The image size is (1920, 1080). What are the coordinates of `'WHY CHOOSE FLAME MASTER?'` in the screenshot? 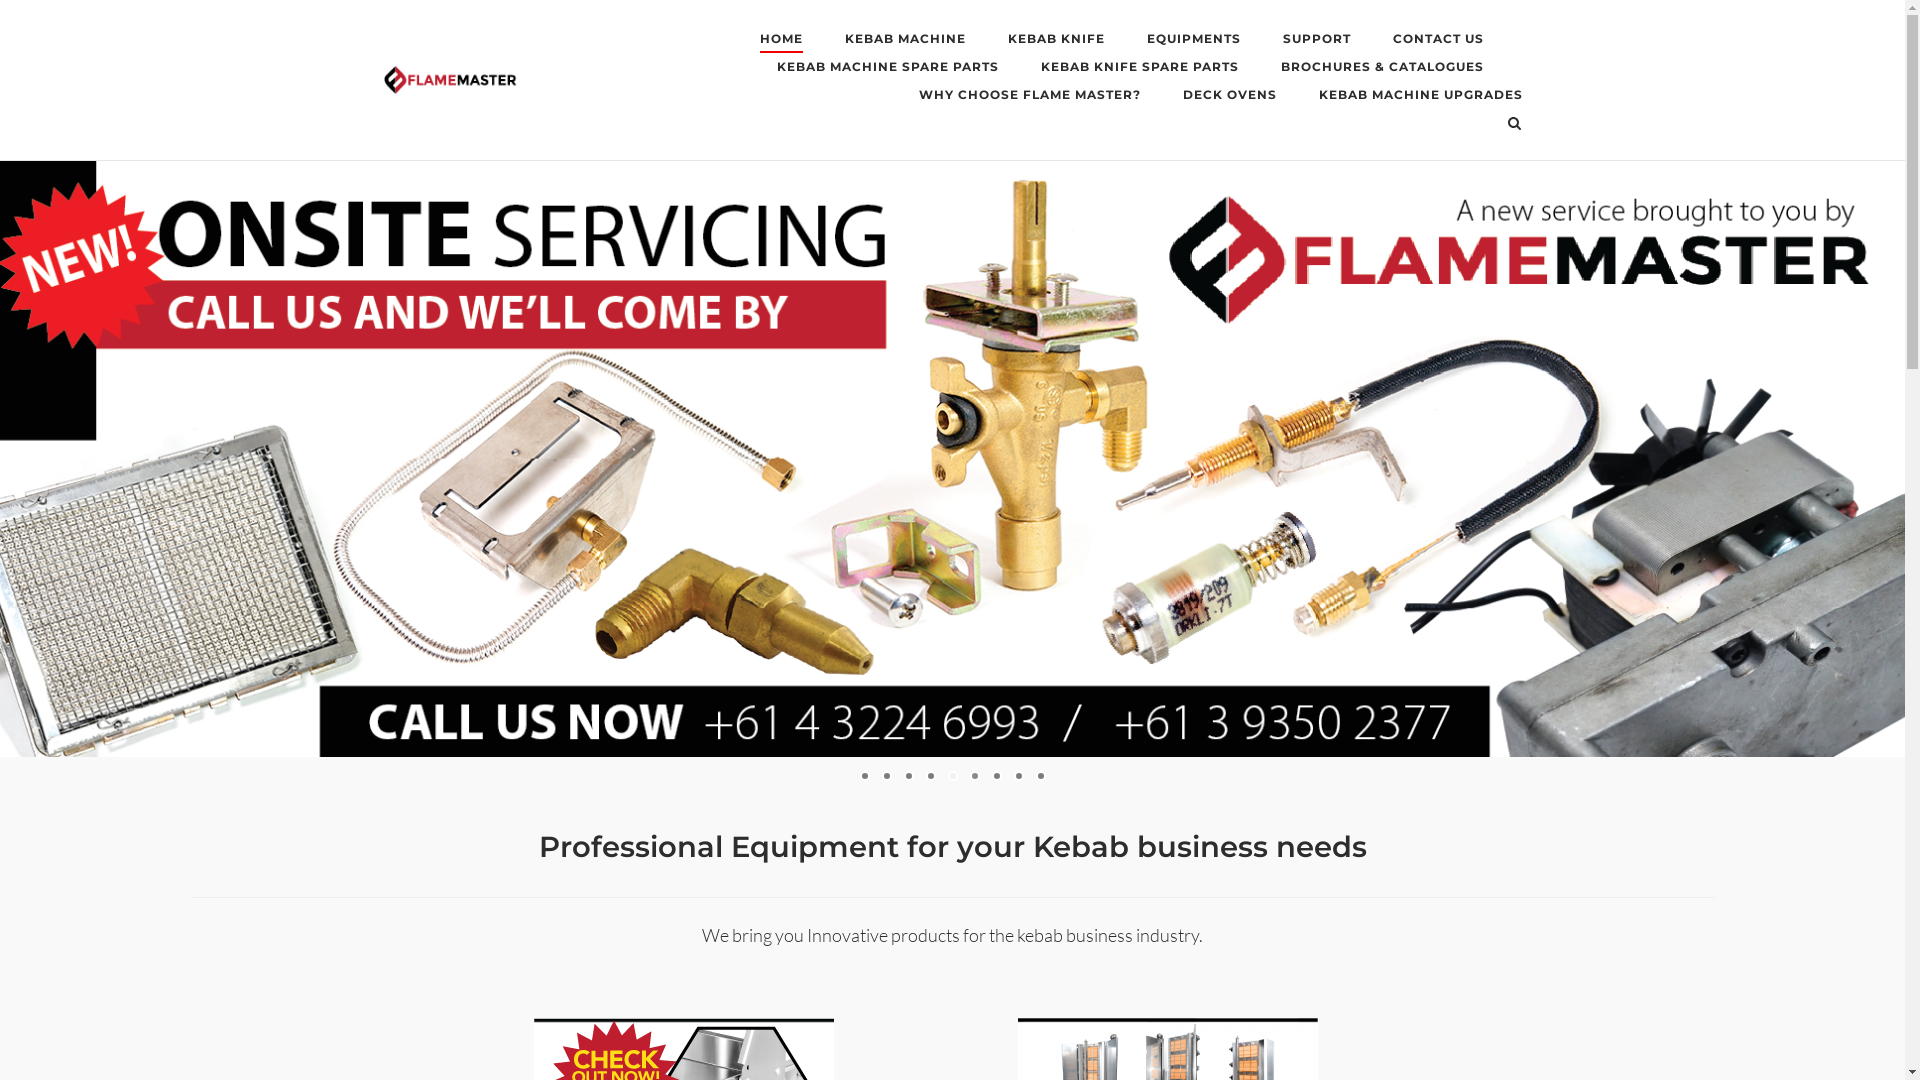 It's located at (1028, 97).